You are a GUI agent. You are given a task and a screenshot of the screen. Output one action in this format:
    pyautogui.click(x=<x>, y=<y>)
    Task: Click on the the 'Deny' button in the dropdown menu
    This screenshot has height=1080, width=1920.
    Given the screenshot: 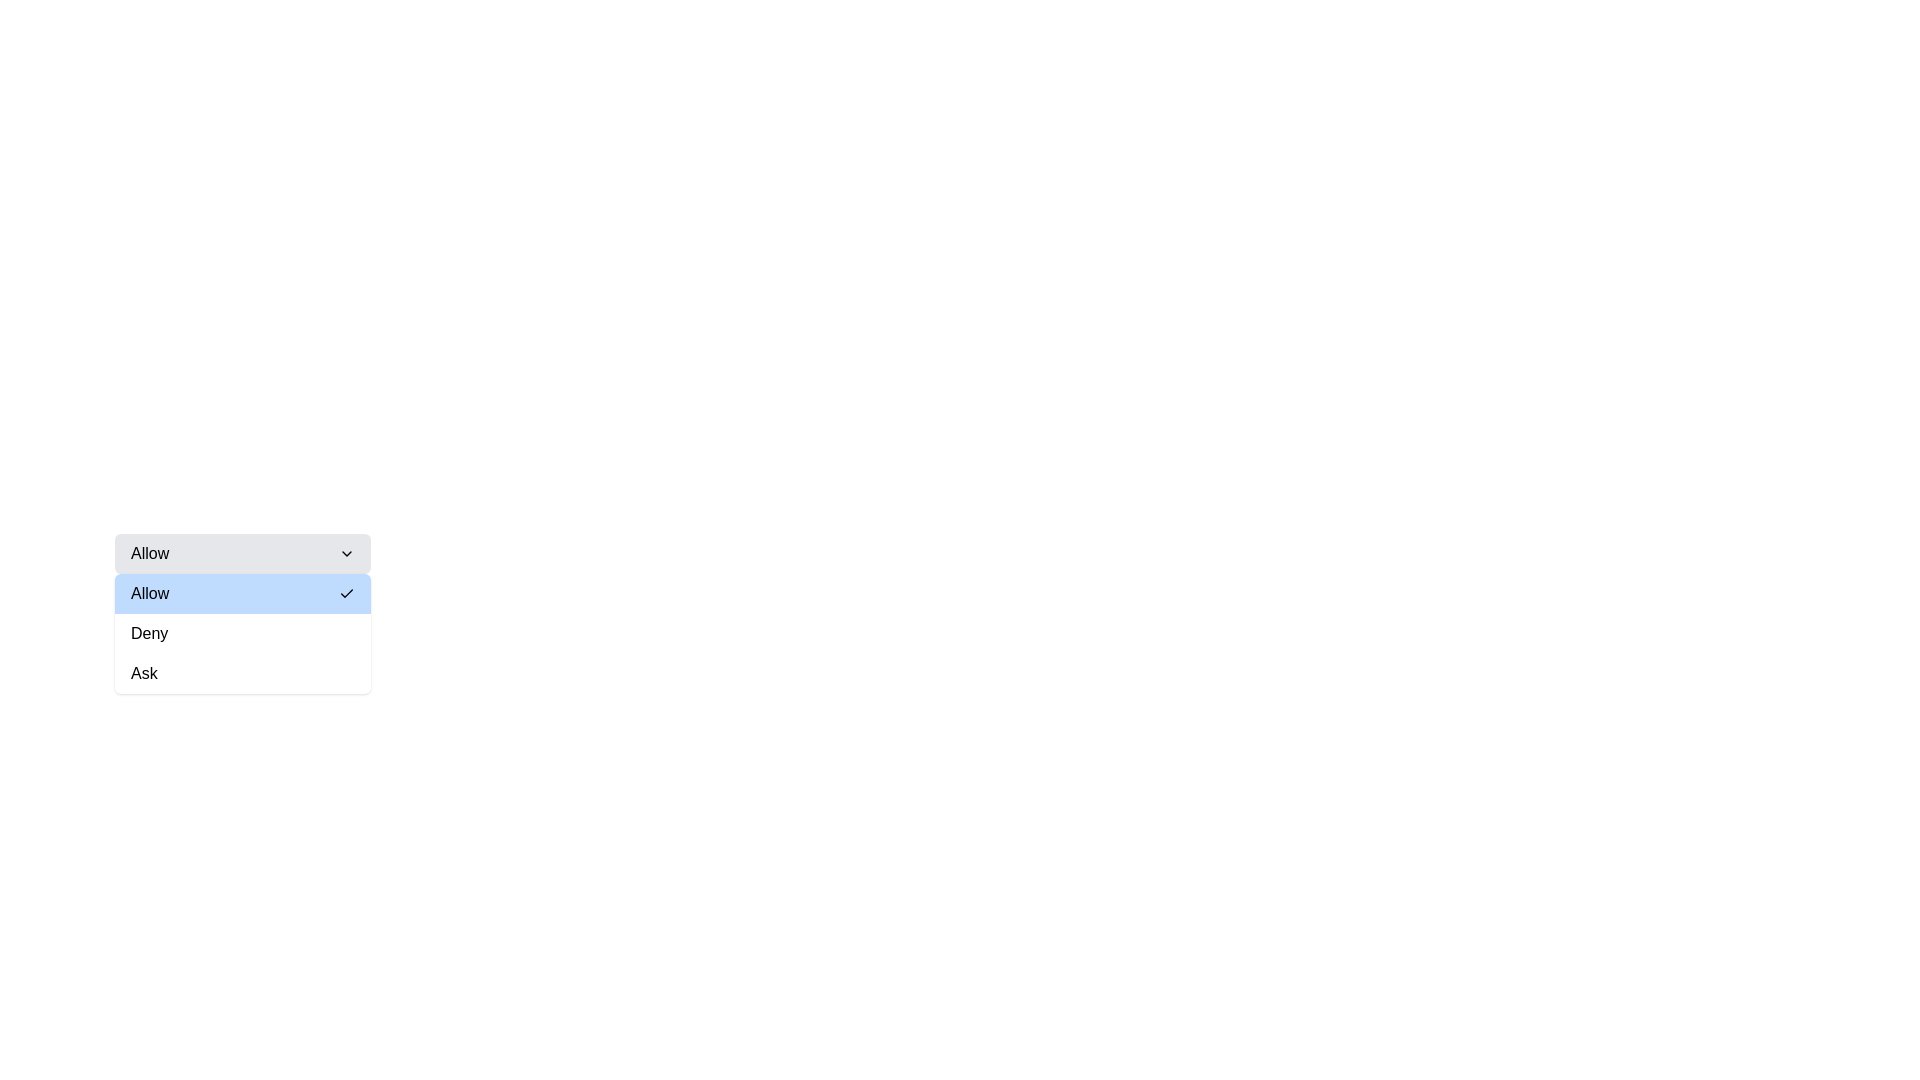 What is the action you would take?
    pyautogui.click(x=242, y=633)
    